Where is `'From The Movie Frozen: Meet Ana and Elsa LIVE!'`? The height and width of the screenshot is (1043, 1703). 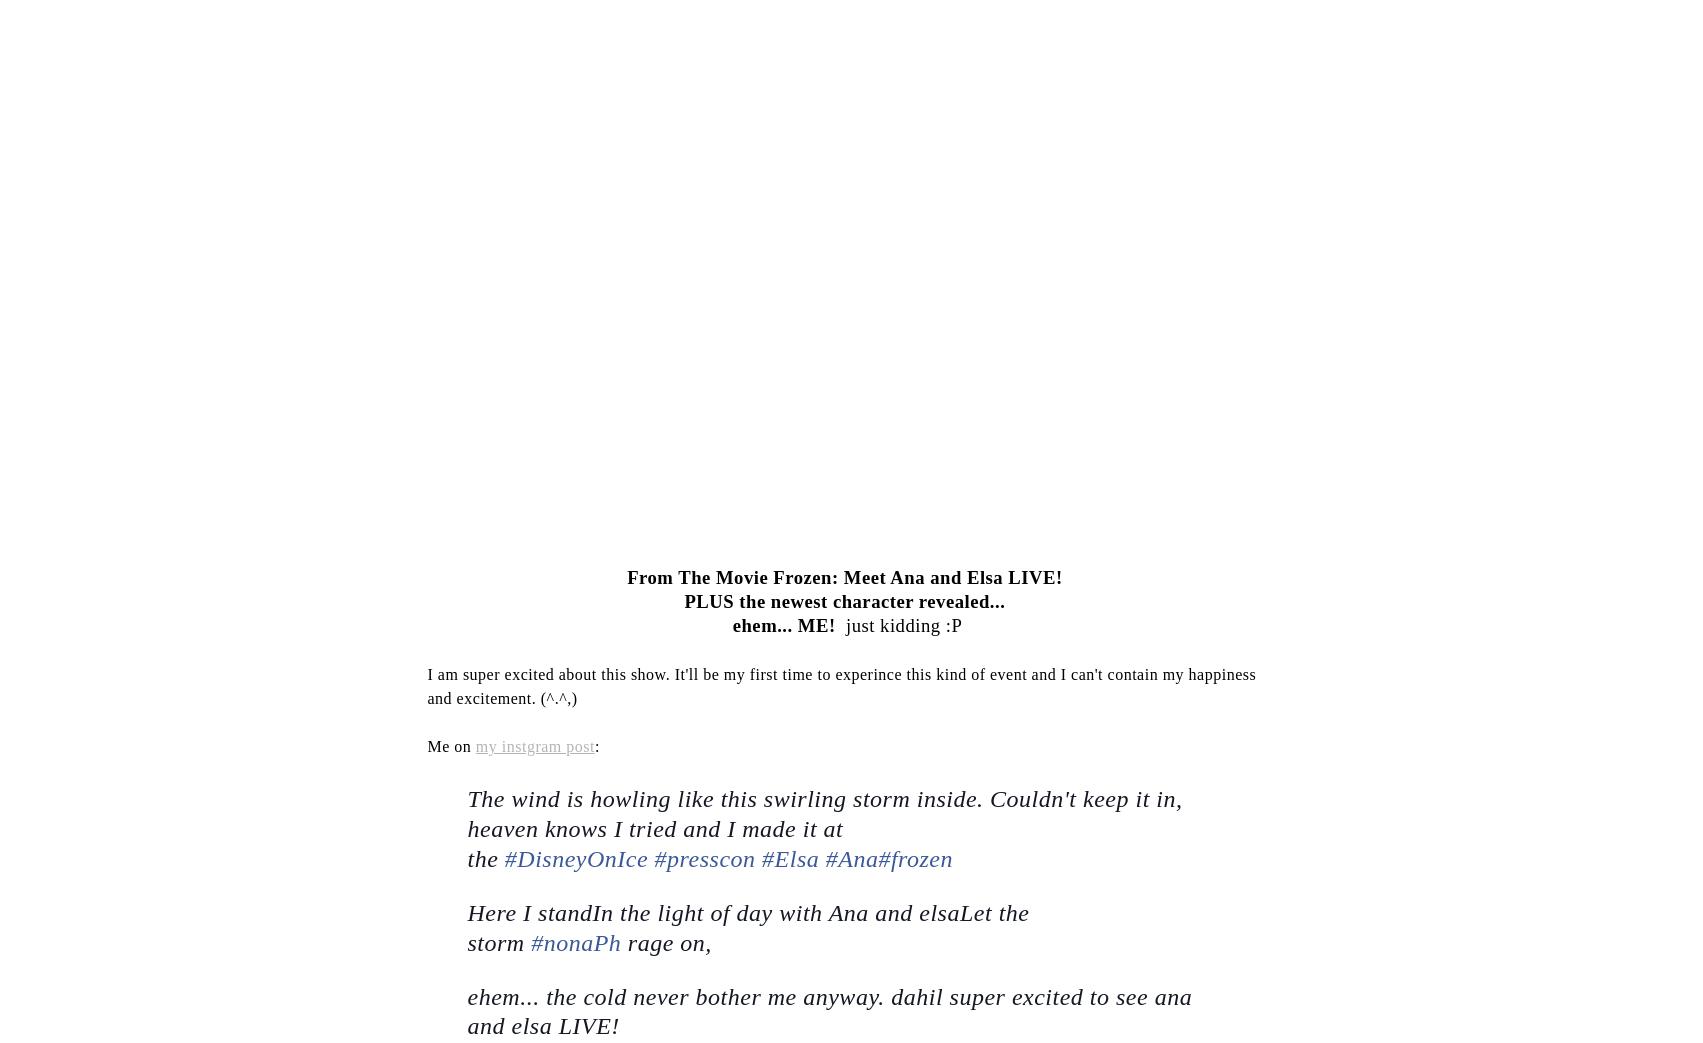
'From The Movie Frozen: Meet Ana and Elsa LIVE!' is located at coordinates (626, 577).